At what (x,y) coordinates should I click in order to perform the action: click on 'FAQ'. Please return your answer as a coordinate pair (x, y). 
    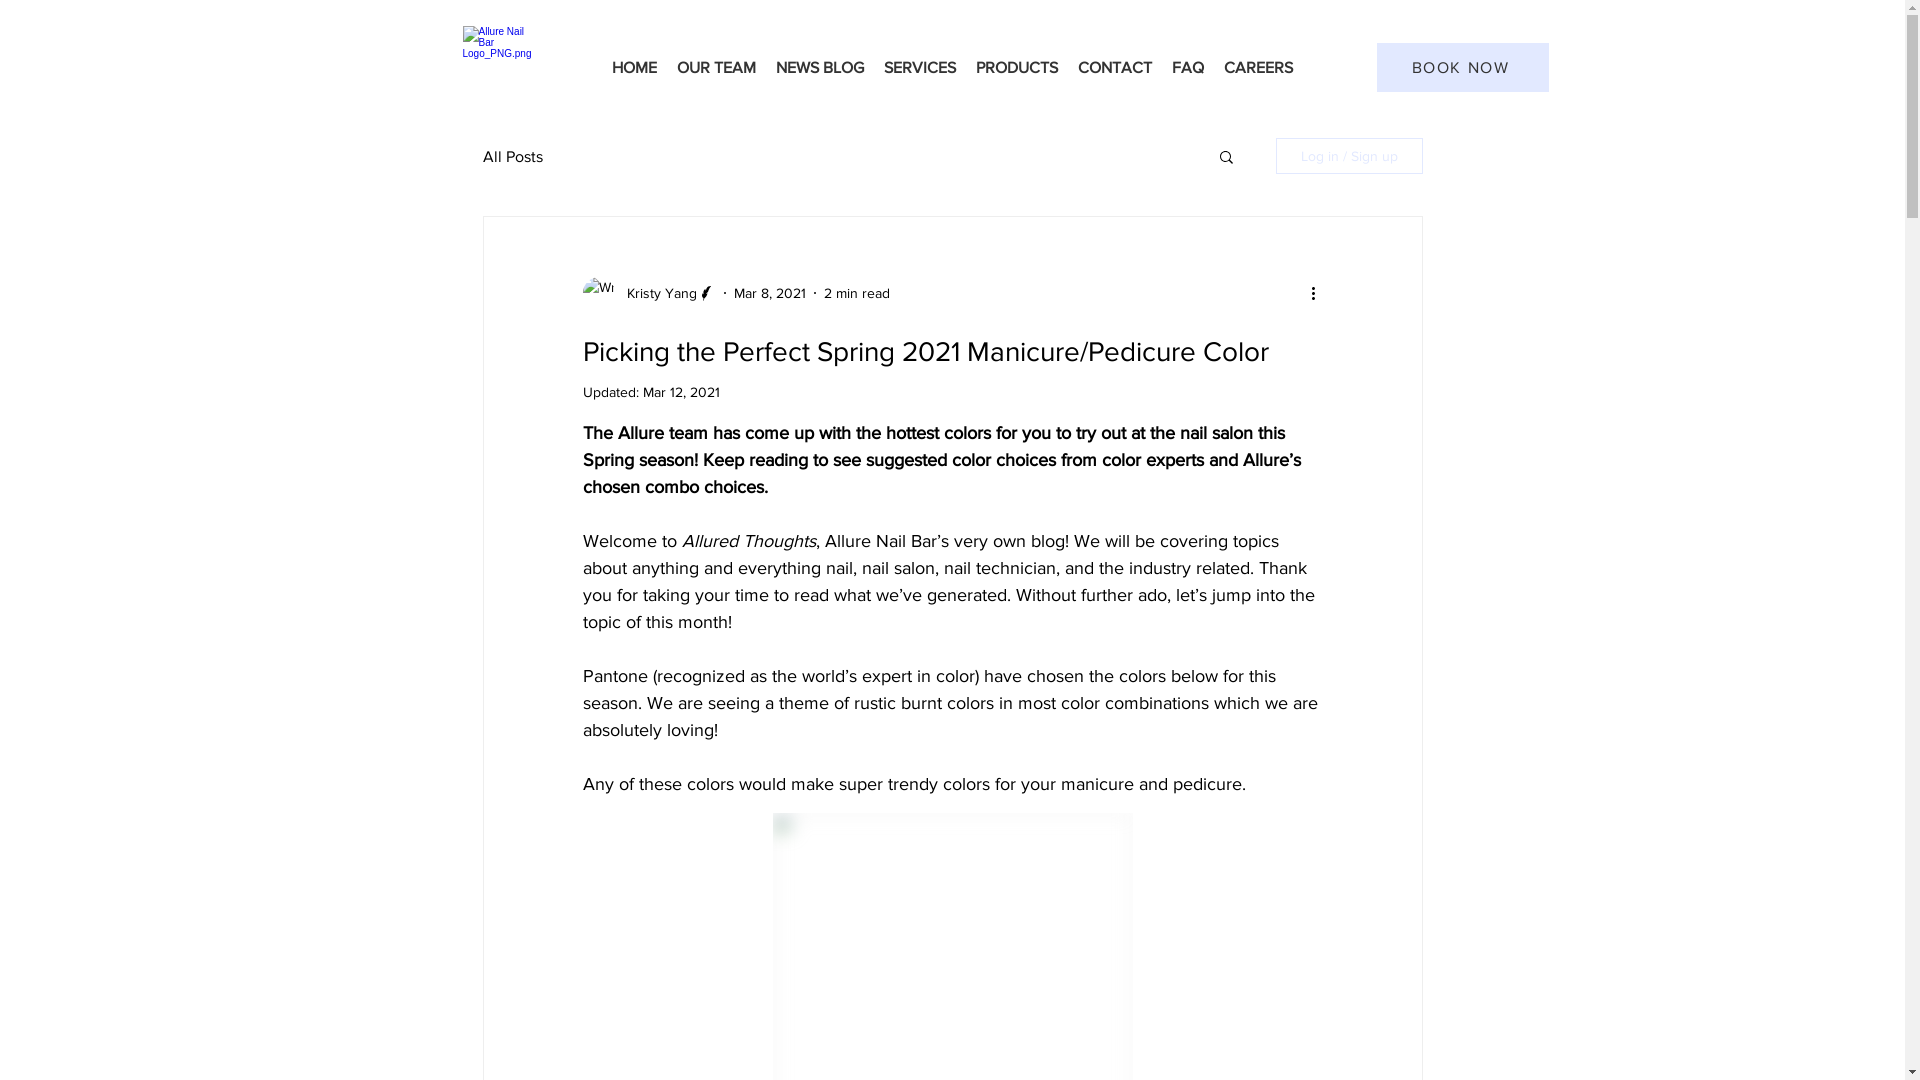
    Looking at the image, I should click on (1188, 66).